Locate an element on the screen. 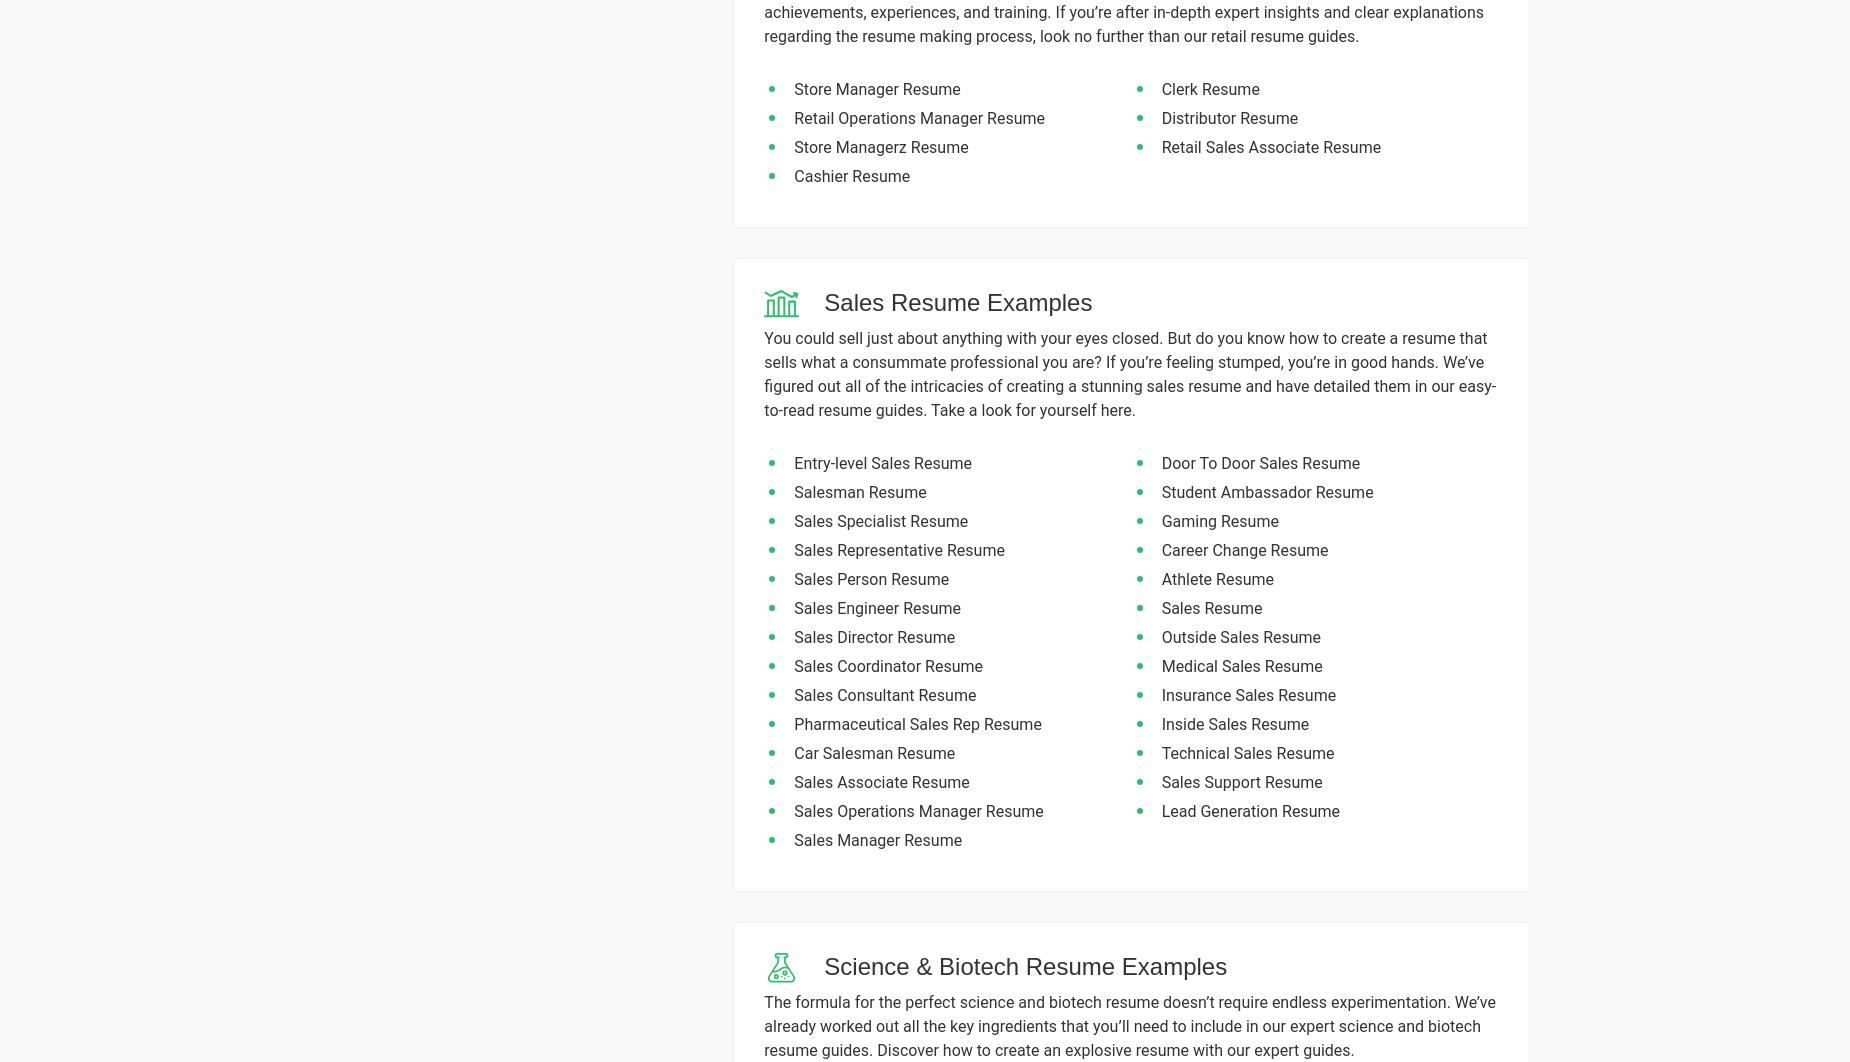 The width and height of the screenshot is (1850, 1062). 'Lead Generation Resume' is located at coordinates (1160, 810).